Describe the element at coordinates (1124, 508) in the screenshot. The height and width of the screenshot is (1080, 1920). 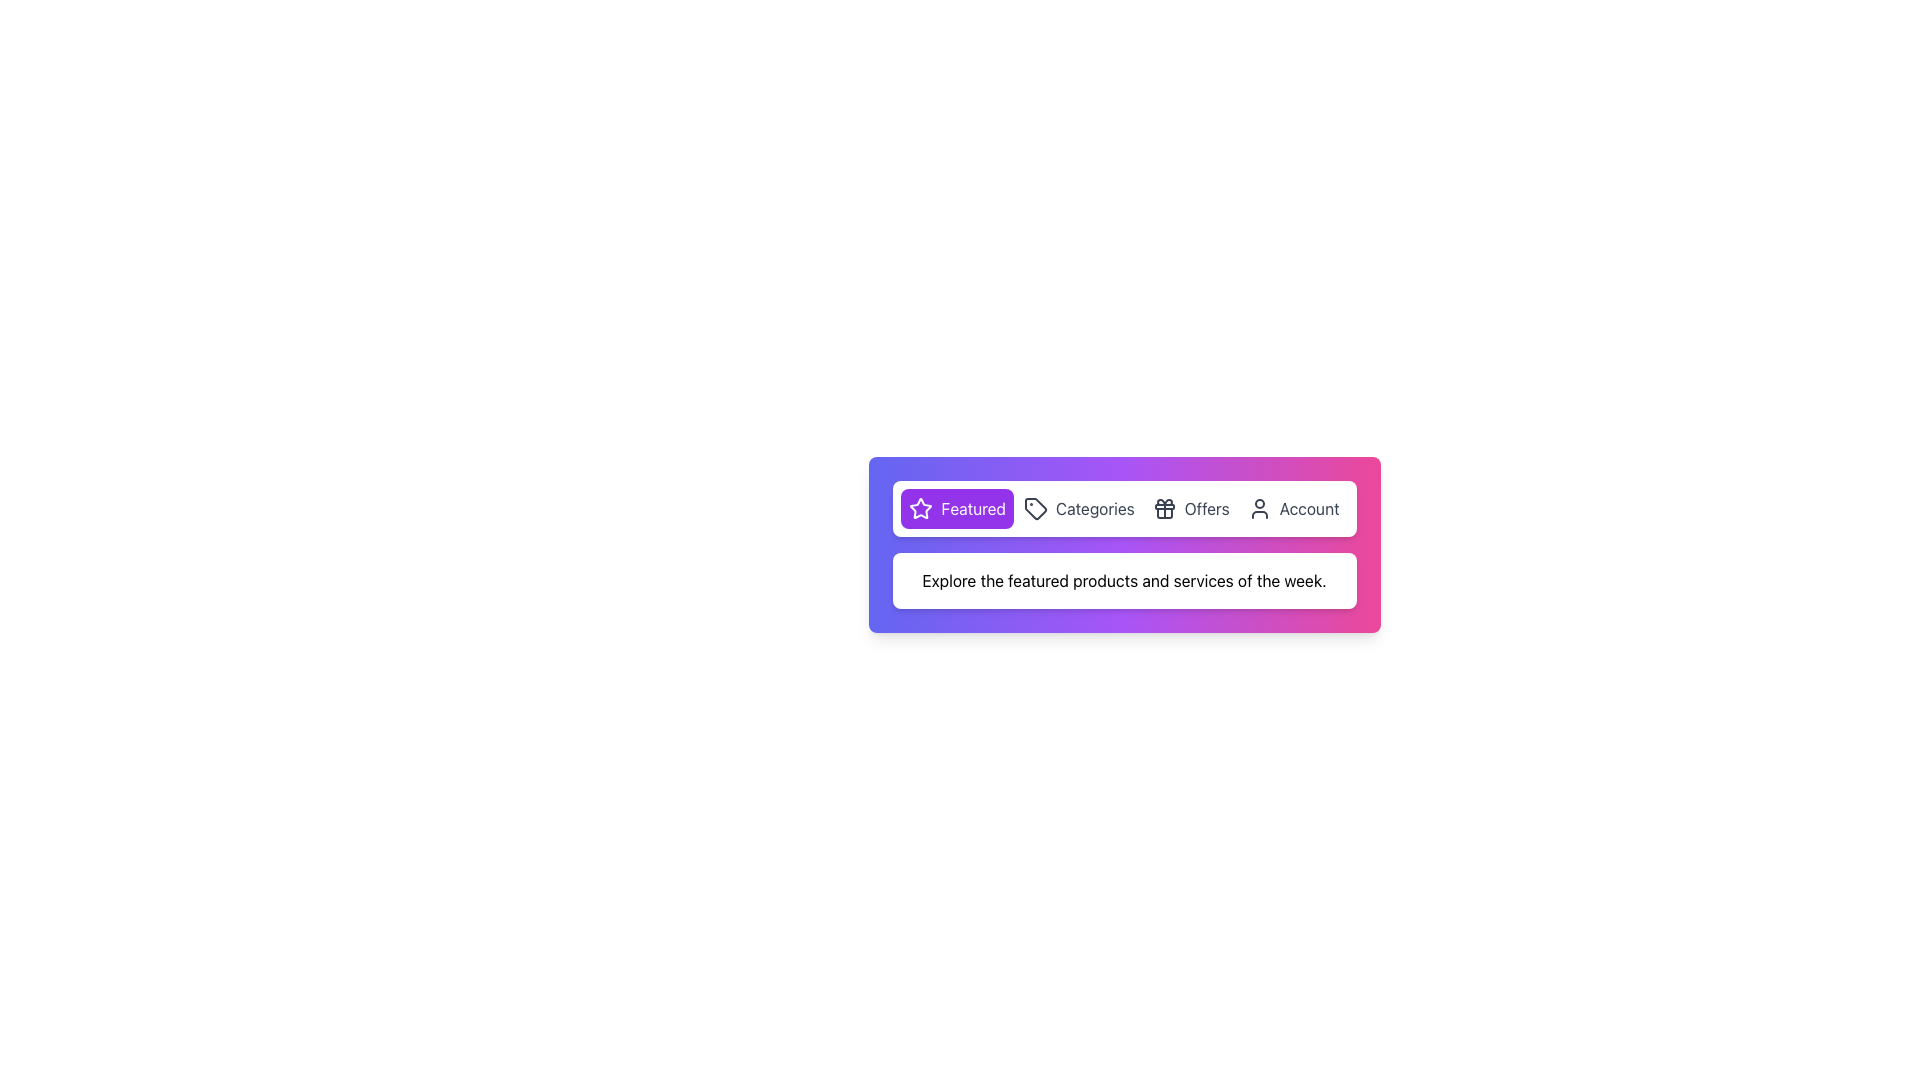
I see `the navigation menu located centrally in the interface for visual feedback on interactive buttons` at that location.